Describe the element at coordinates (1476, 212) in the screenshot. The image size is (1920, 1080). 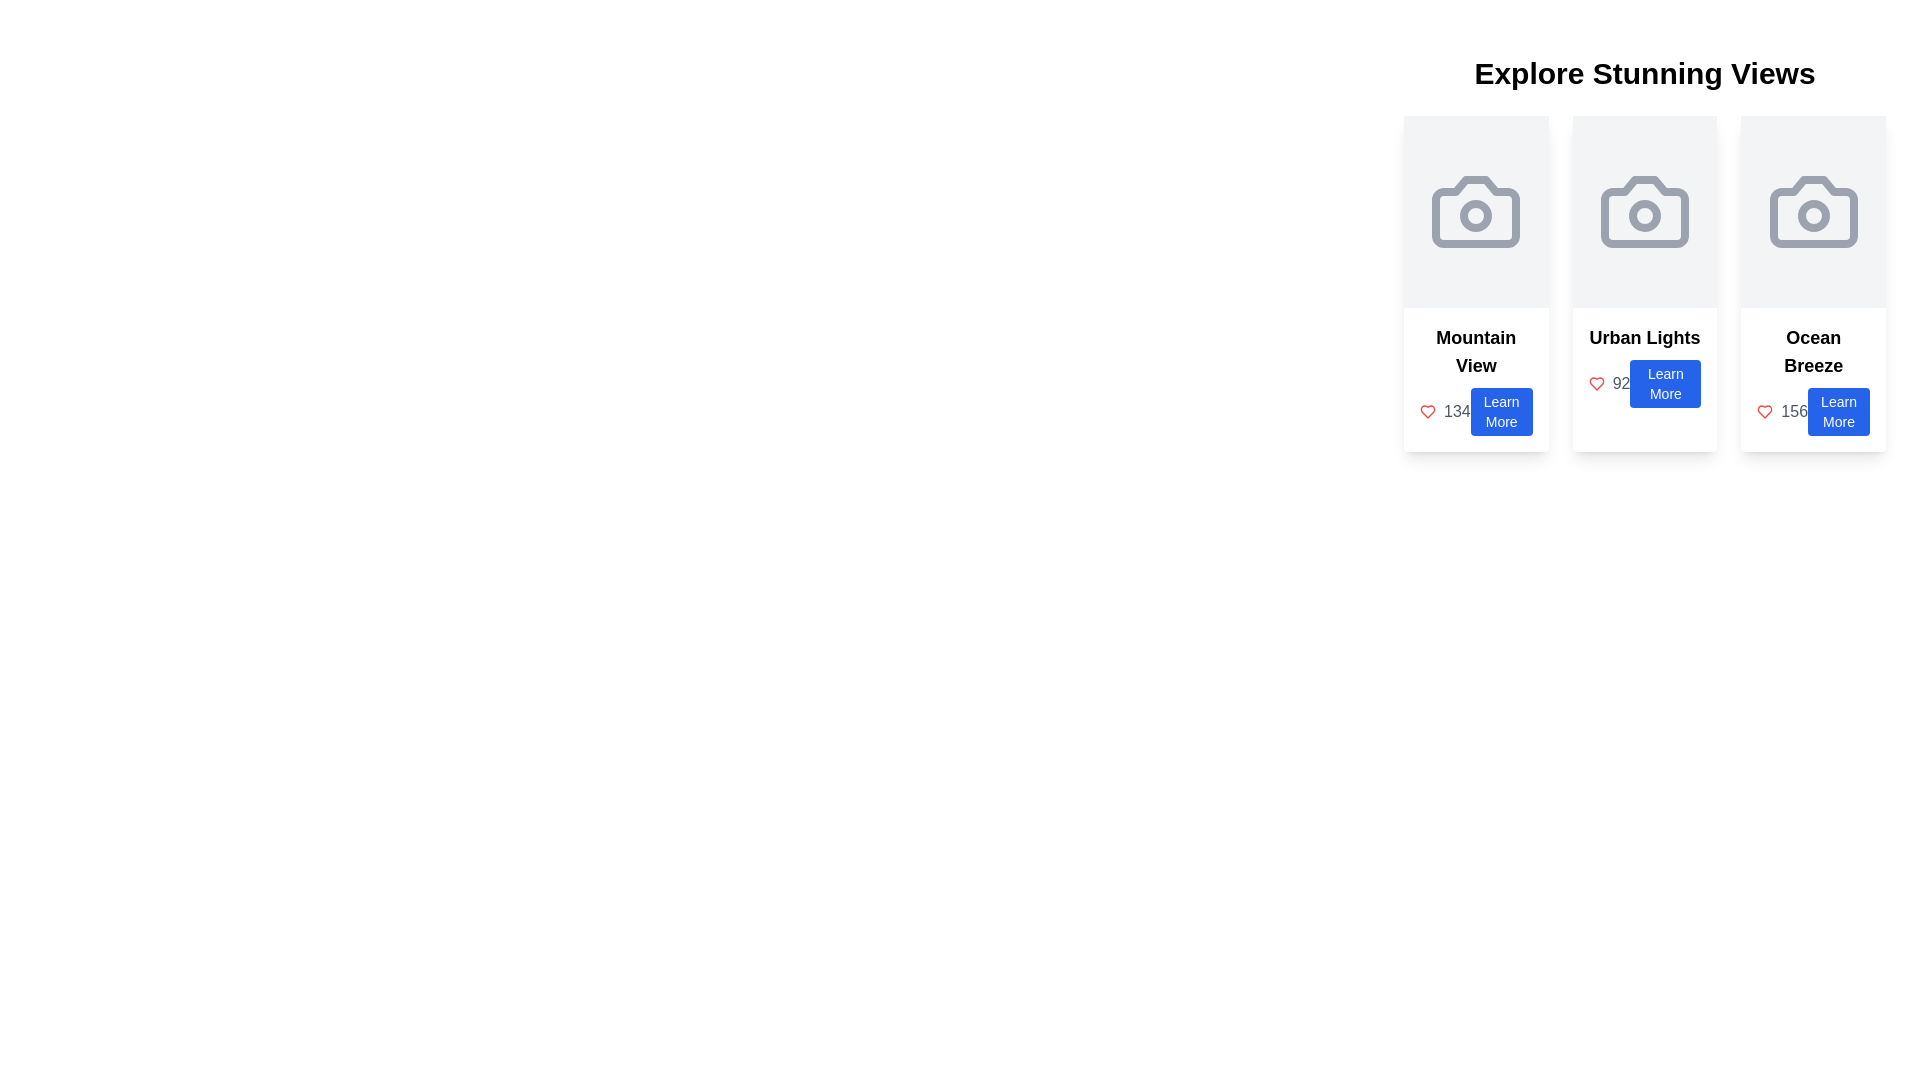
I see `the camera icon located at the top center of the 'Mountain View' card, which is the leftmost card in a series of three horizontally aligned cards` at that location.